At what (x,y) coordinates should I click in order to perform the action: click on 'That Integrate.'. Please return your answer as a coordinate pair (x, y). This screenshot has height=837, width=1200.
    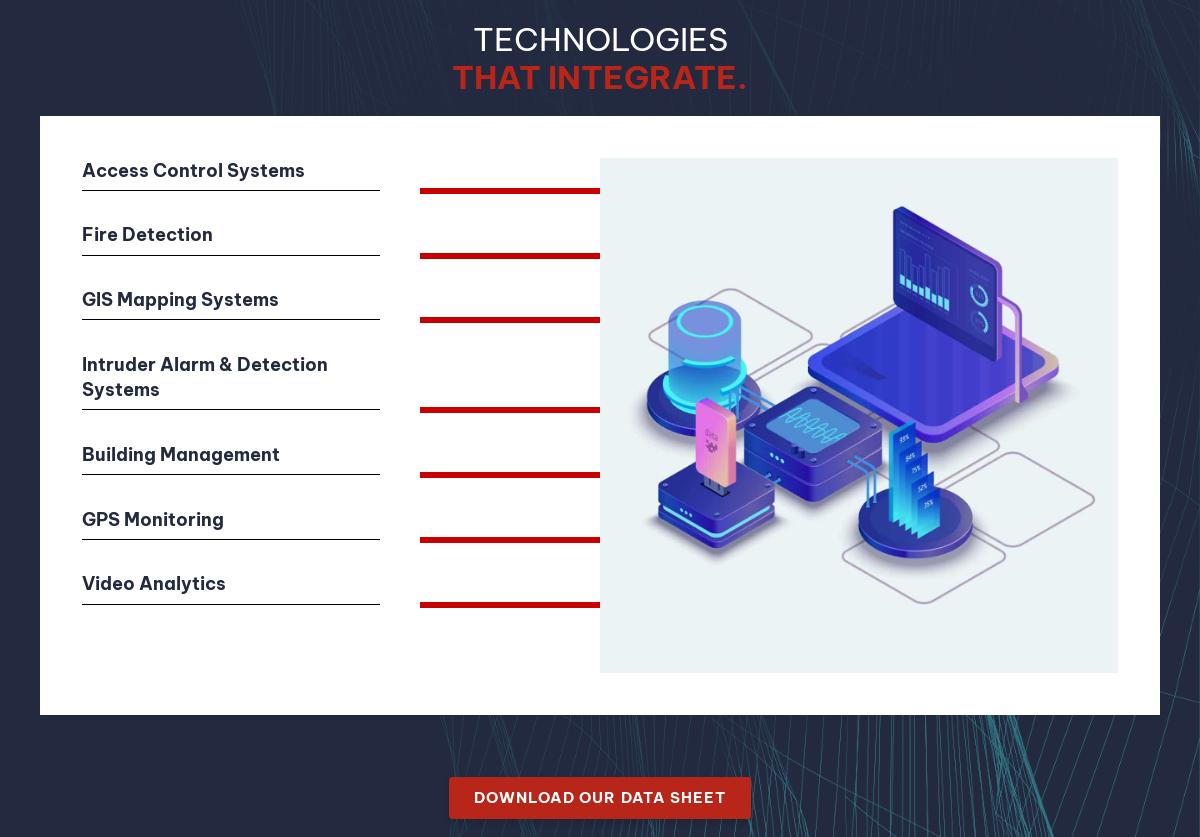
    Looking at the image, I should click on (600, 75).